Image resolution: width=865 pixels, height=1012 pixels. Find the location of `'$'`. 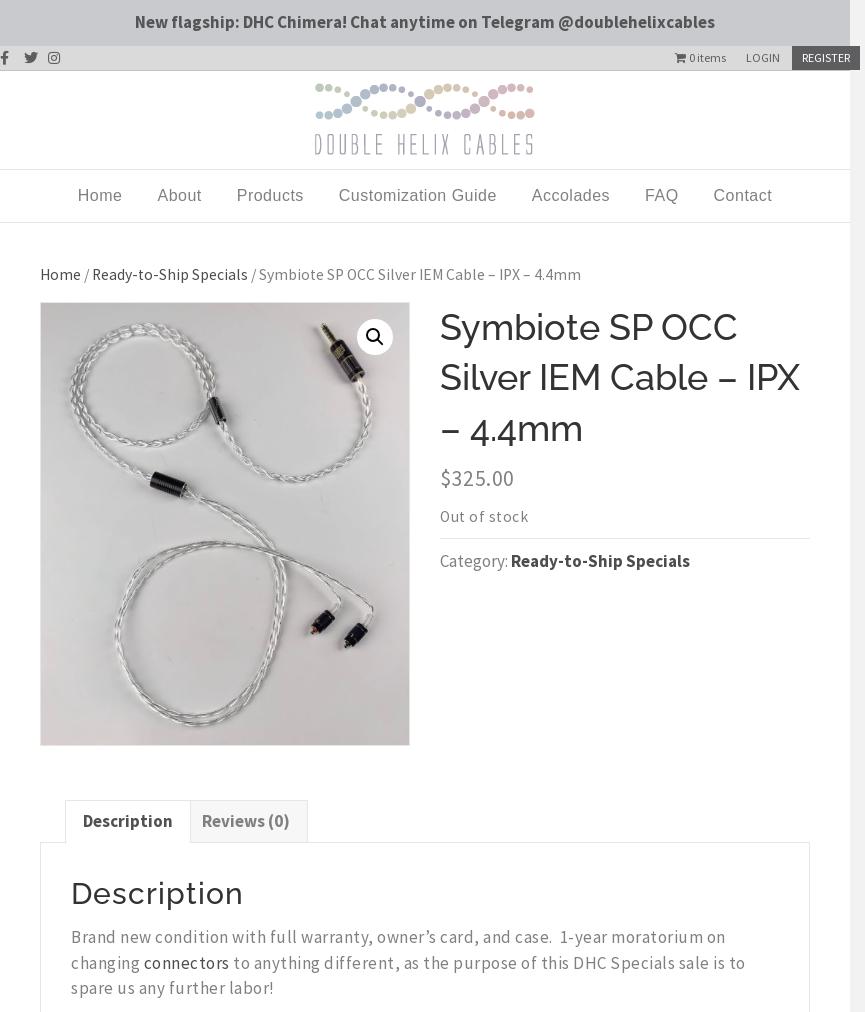

'$' is located at coordinates (444, 478).